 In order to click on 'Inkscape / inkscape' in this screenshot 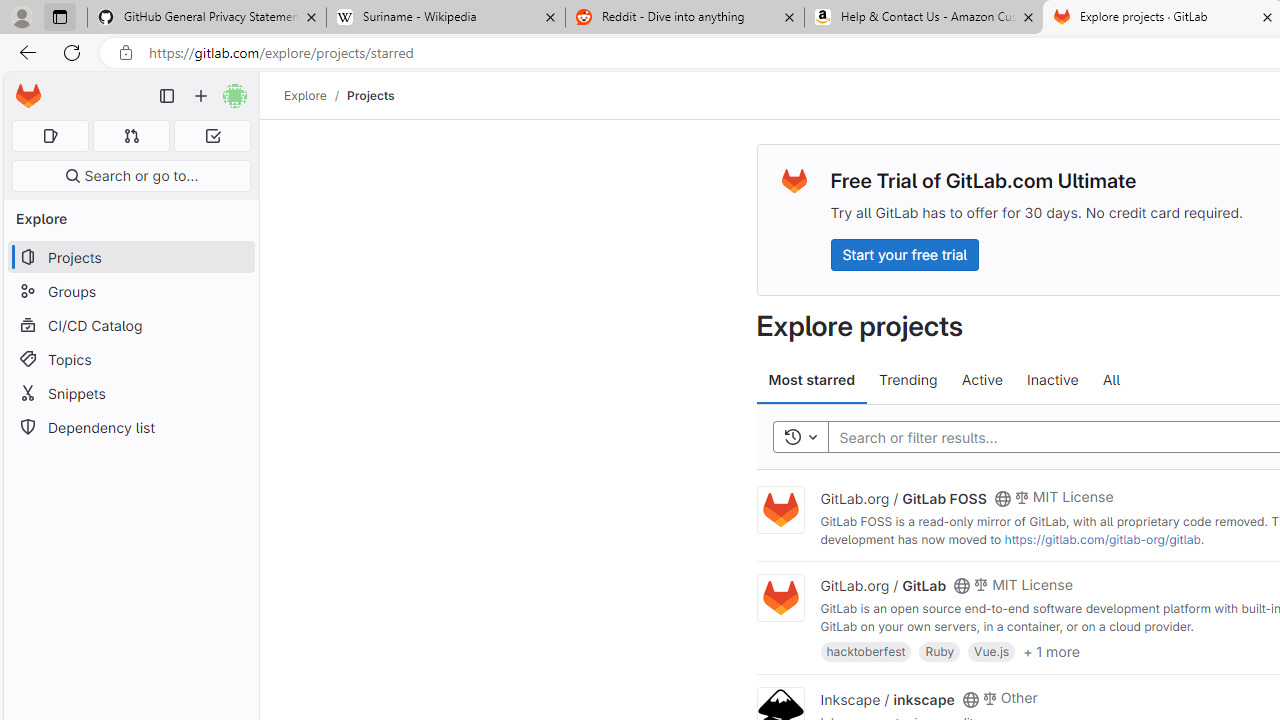, I will do `click(886, 697)`.